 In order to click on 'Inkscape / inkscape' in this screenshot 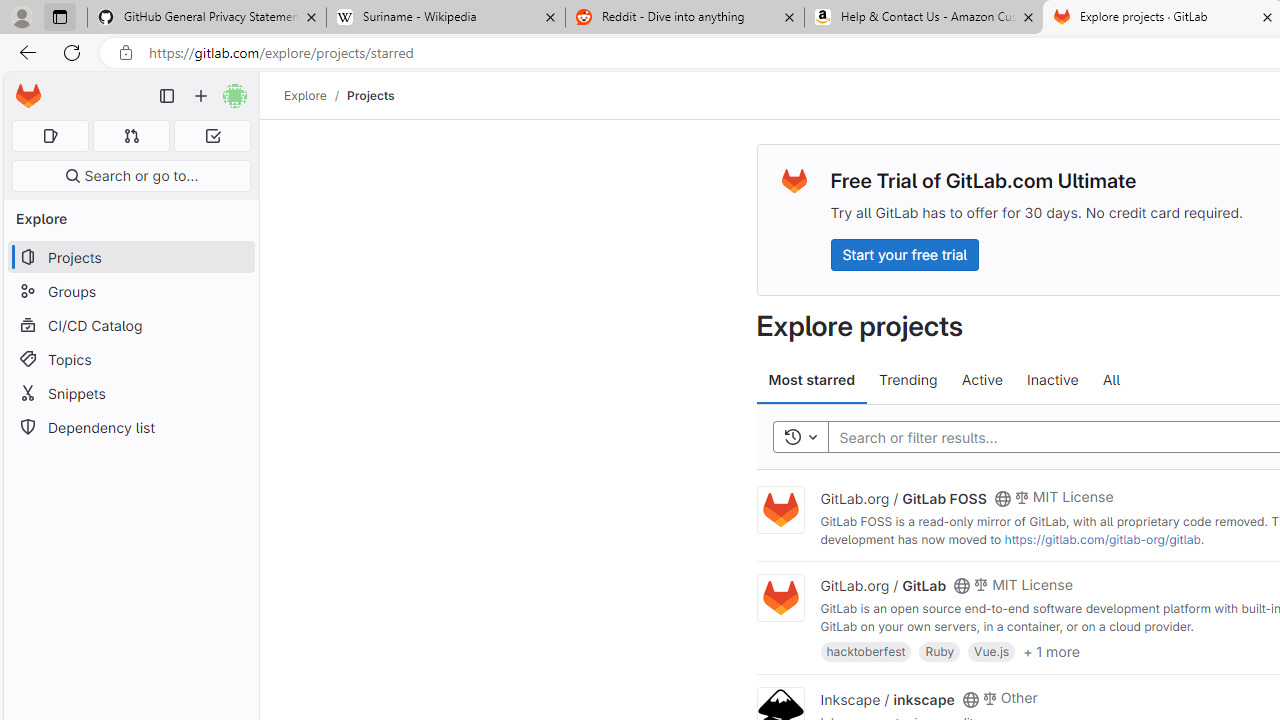, I will do `click(886, 697)`.